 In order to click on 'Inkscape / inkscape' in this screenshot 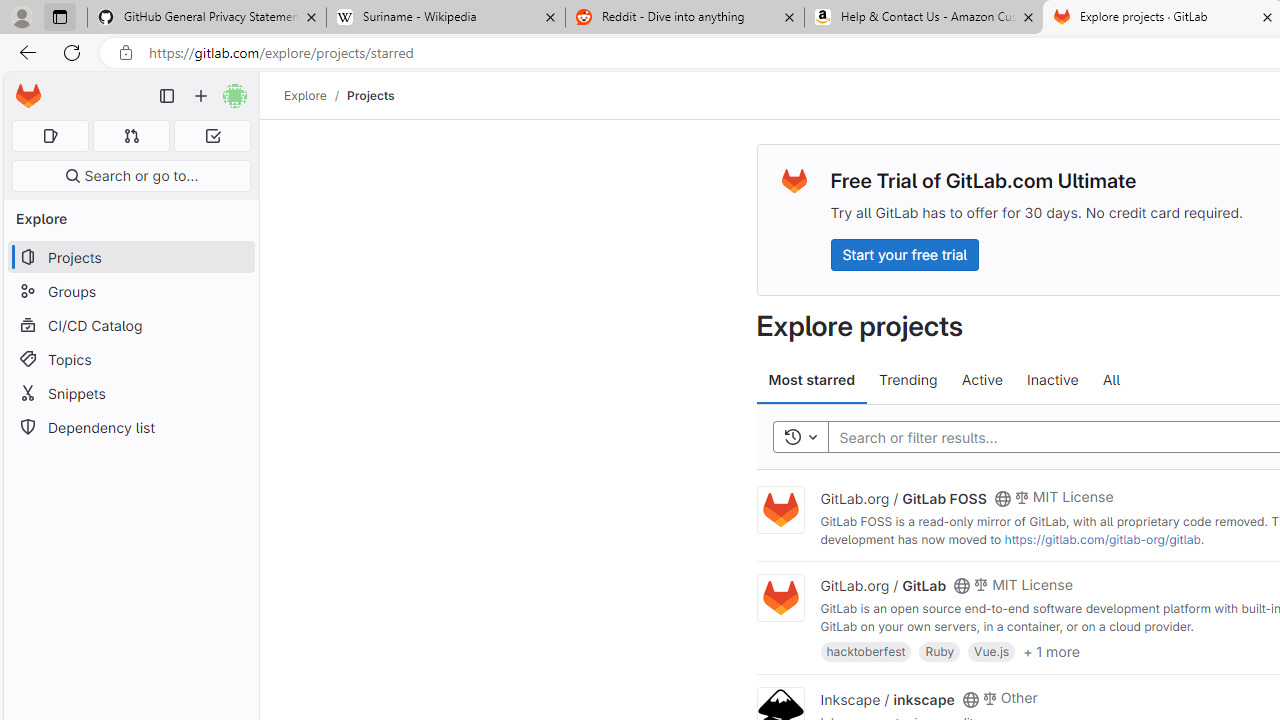, I will do `click(886, 697)`.